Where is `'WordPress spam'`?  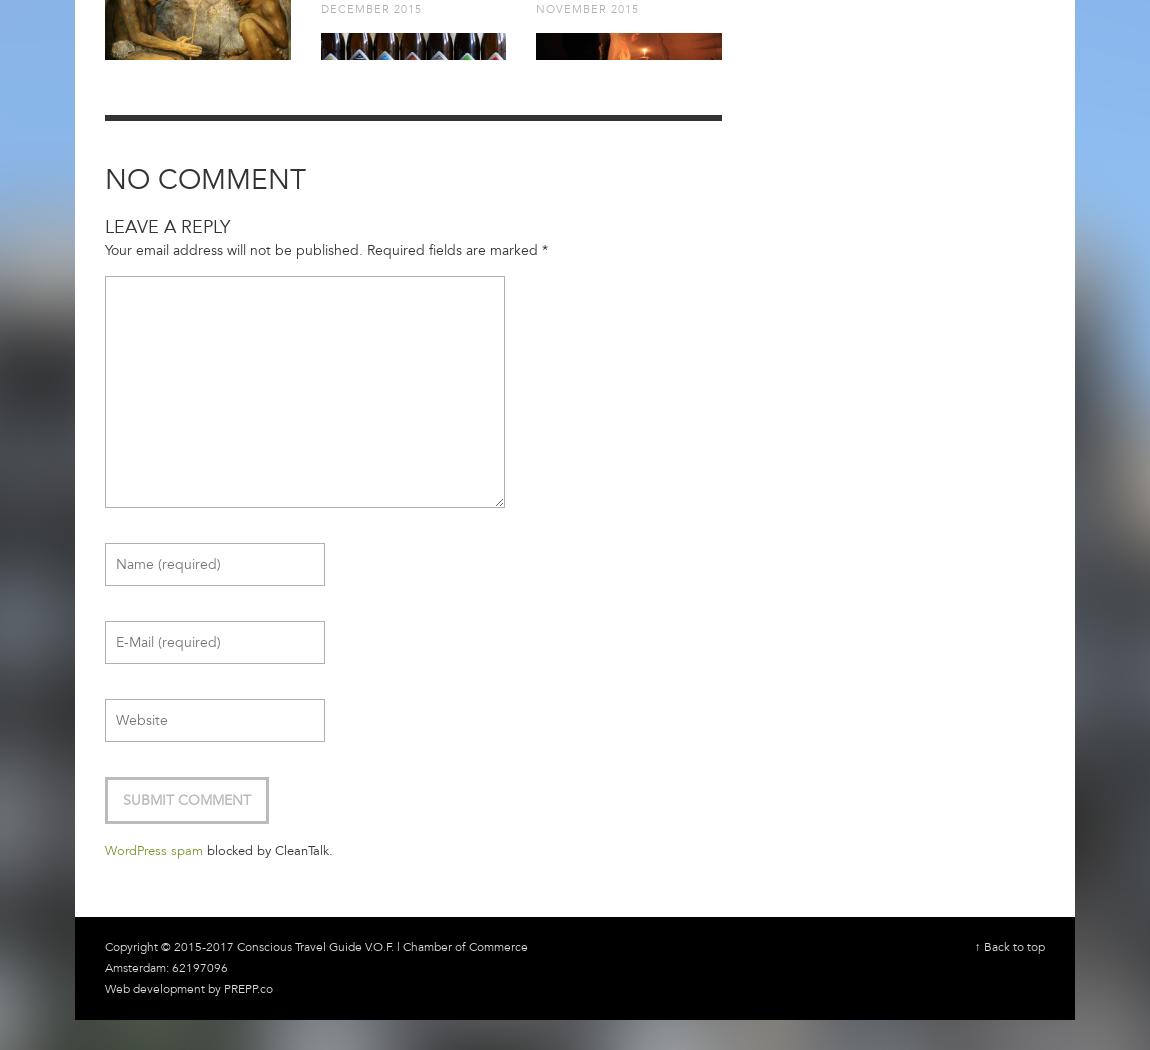
'WordPress spam' is located at coordinates (152, 851).